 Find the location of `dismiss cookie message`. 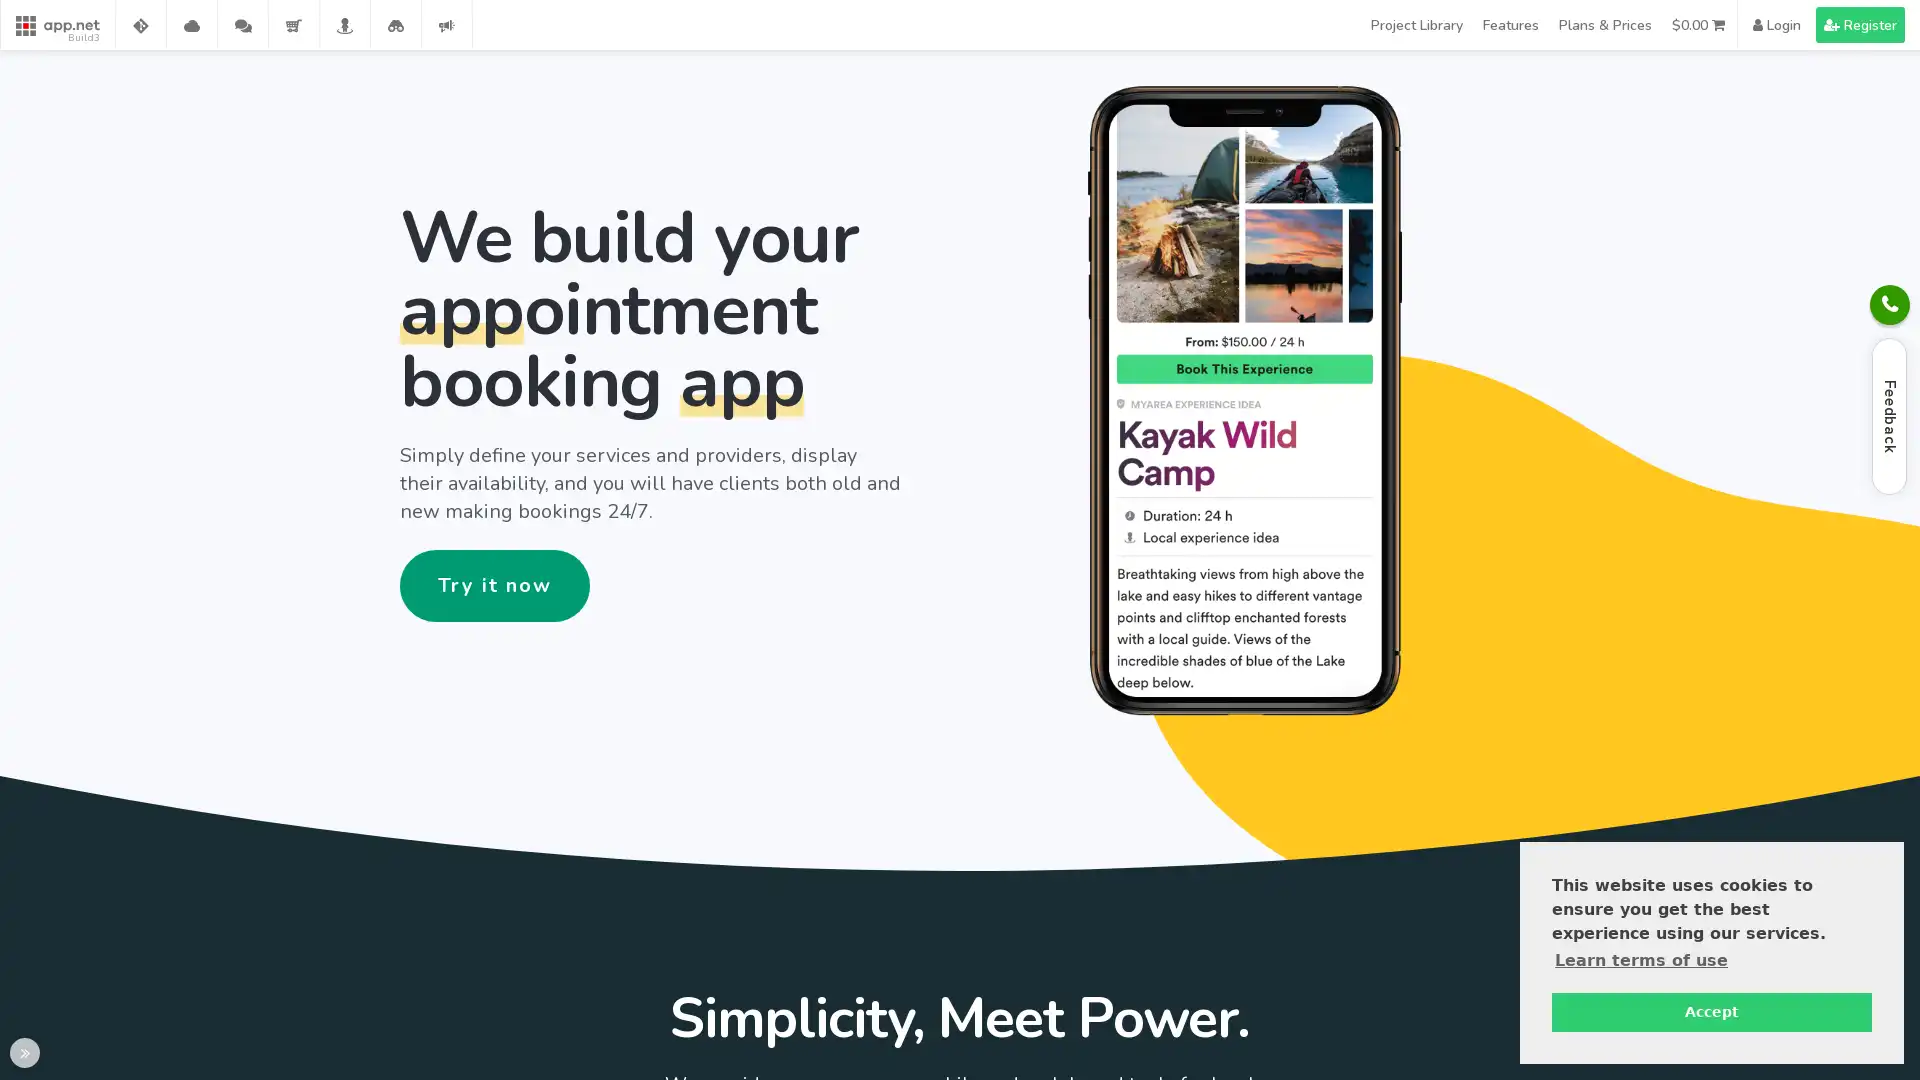

dismiss cookie message is located at coordinates (1711, 1011).